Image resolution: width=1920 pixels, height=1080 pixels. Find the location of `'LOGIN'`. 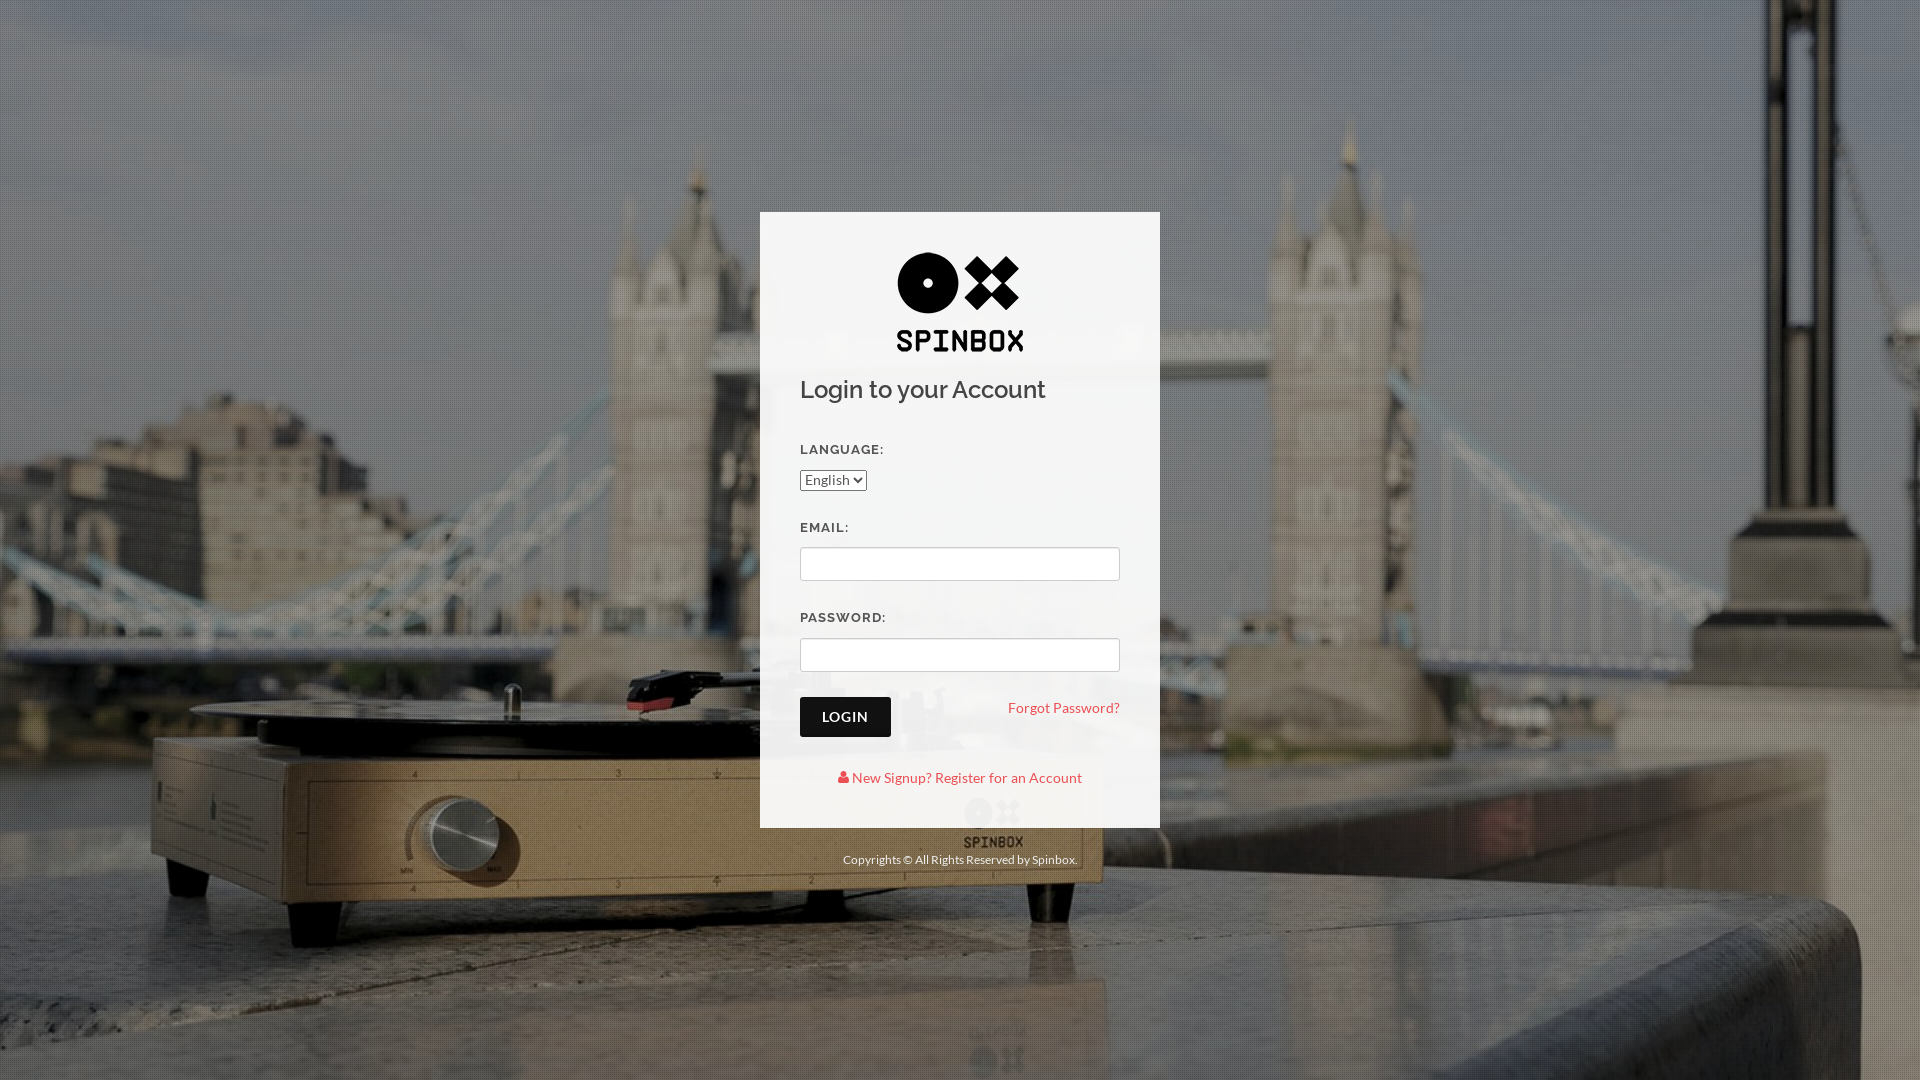

'LOGIN' is located at coordinates (845, 715).